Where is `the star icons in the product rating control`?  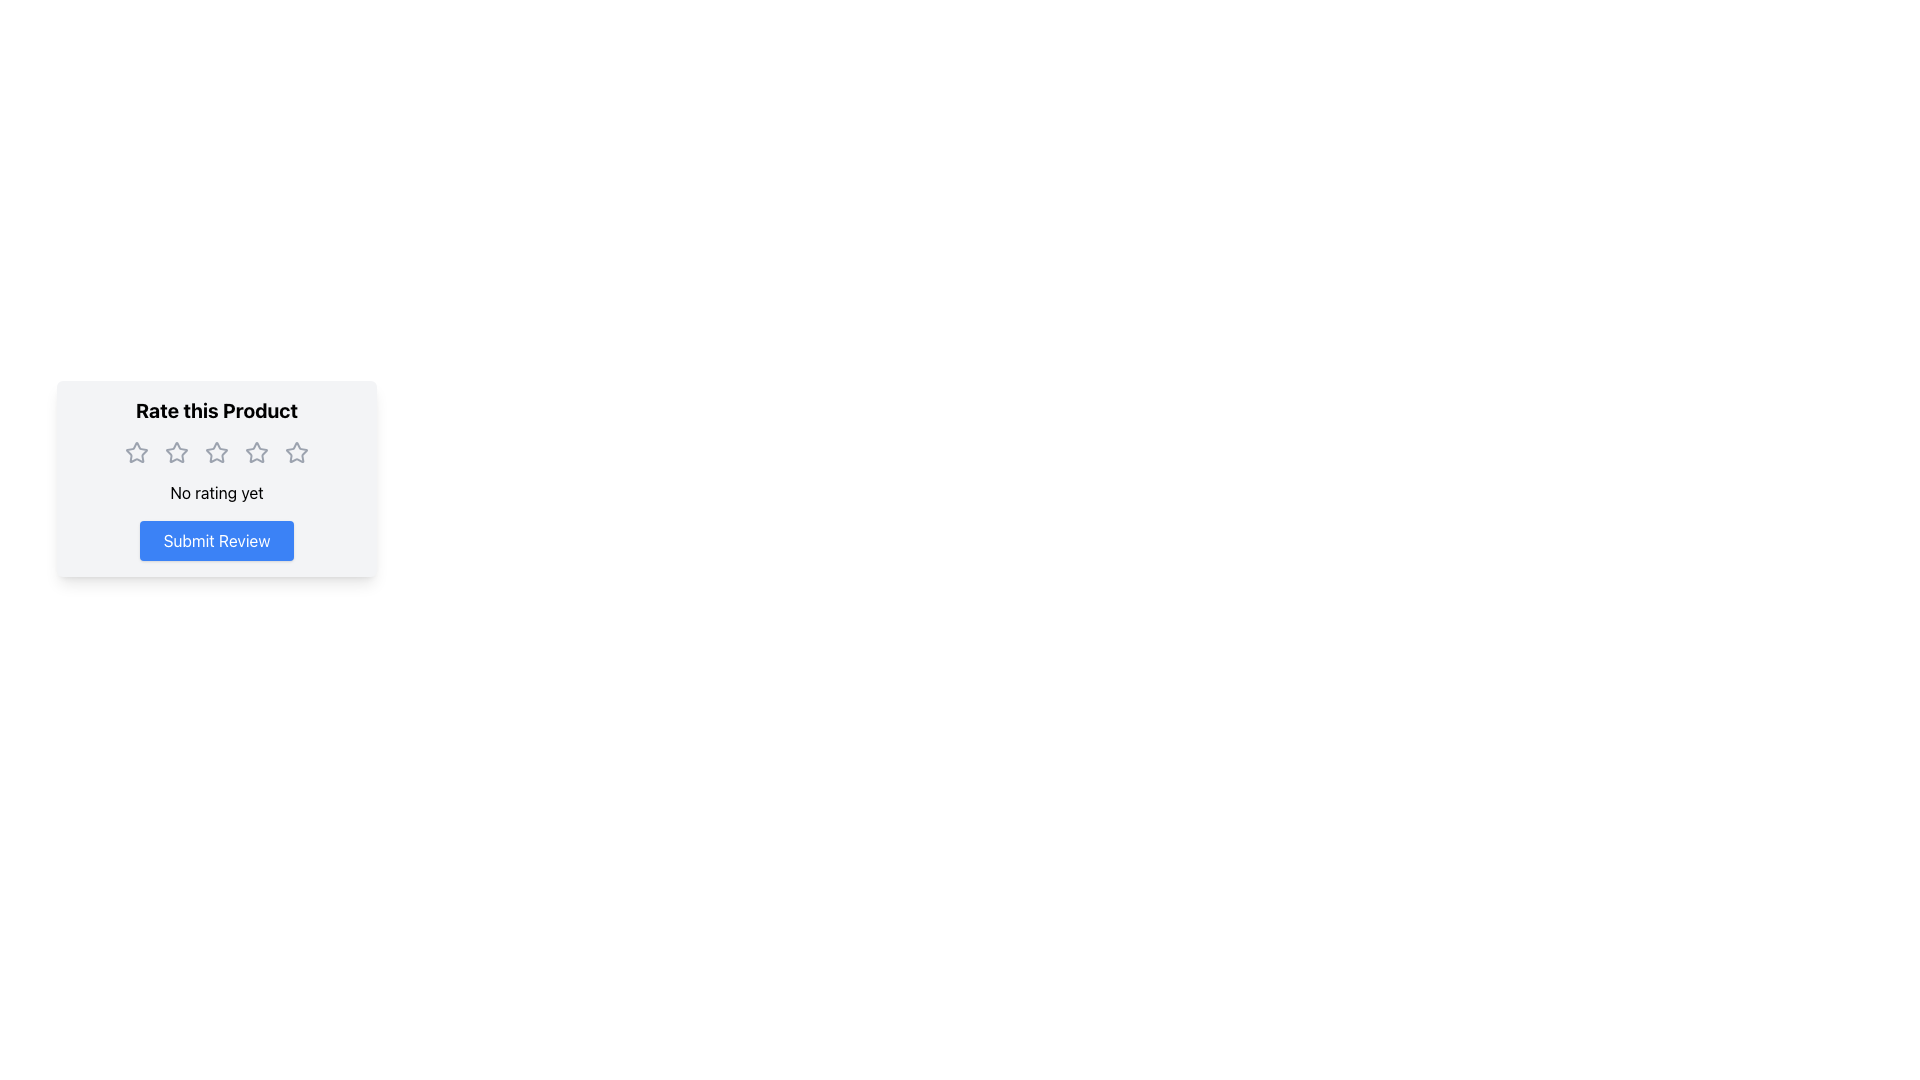 the star icons in the product rating control is located at coordinates (216, 478).